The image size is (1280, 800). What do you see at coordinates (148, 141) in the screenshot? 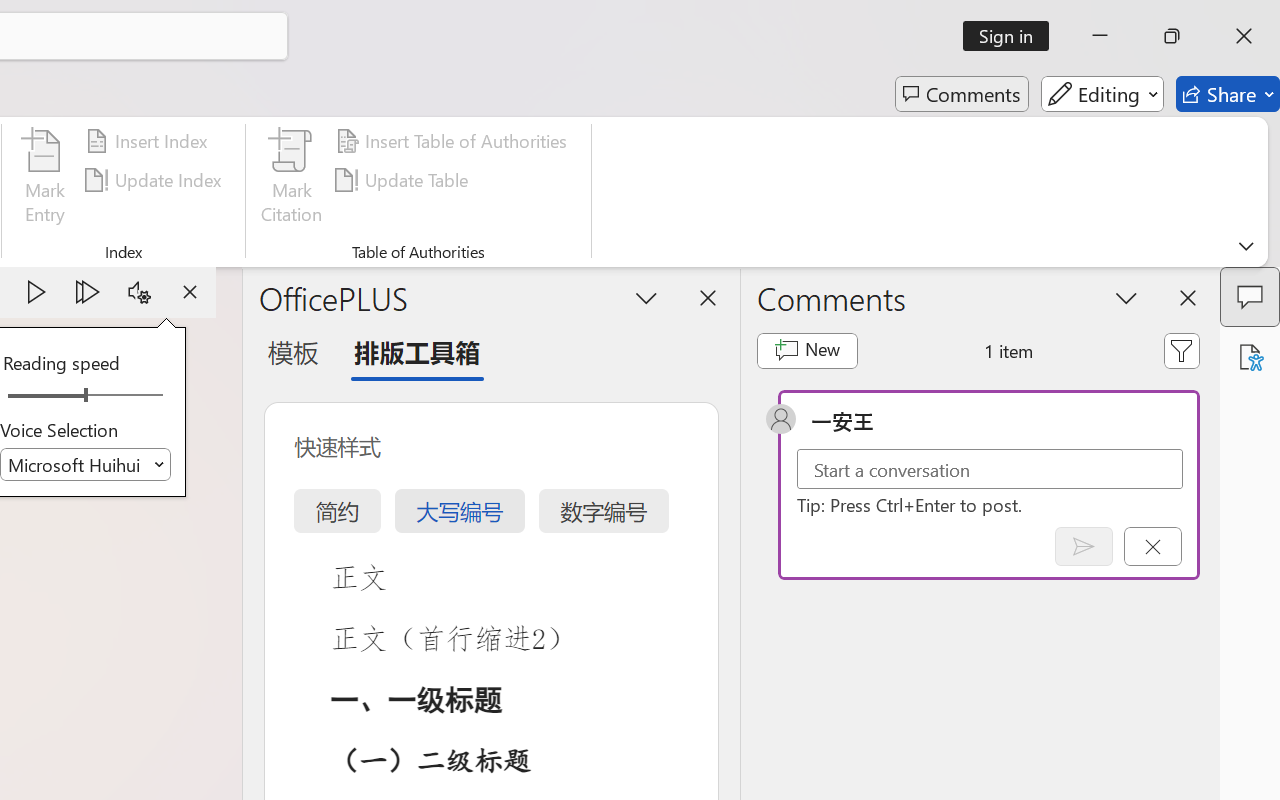
I see `'Insert Index...'` at bounding box center [148, 141].